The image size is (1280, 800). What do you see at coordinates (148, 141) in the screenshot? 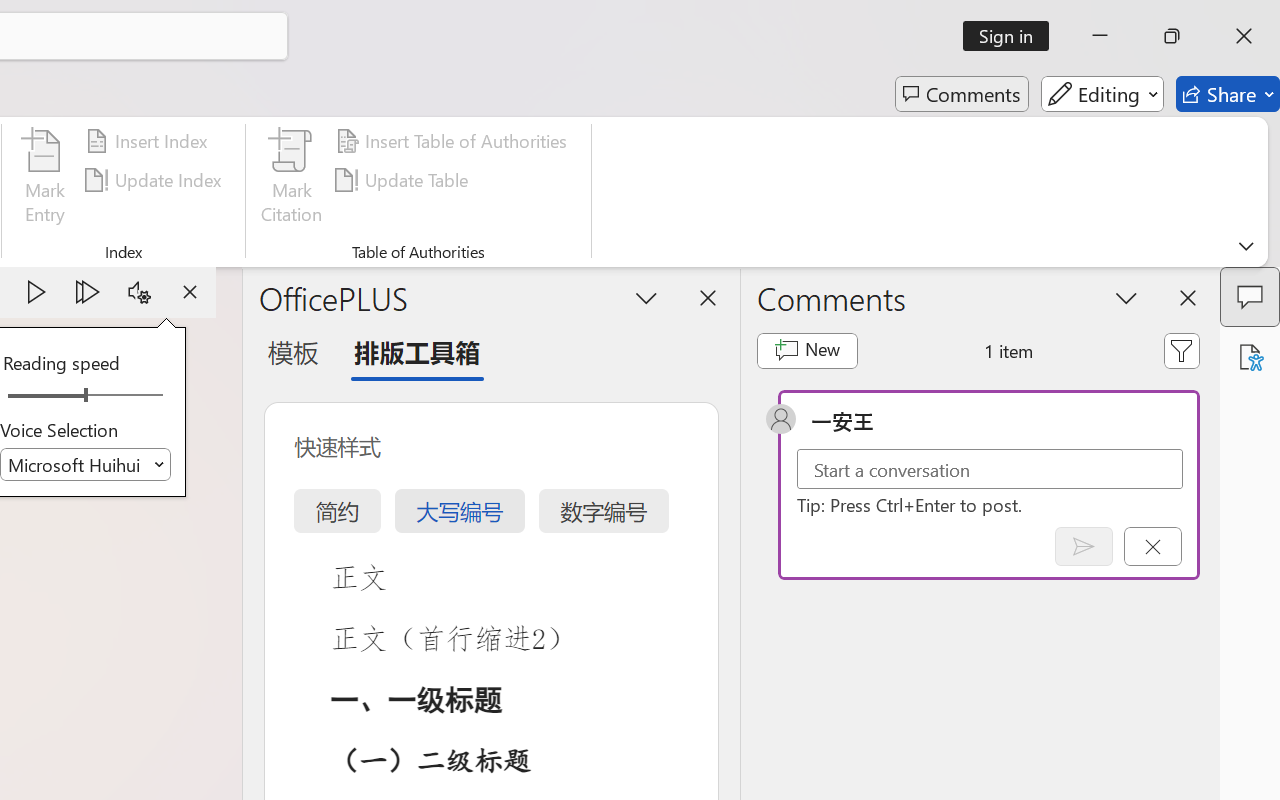
I see `'Insert Index...'` at bounding box center [148, 141].